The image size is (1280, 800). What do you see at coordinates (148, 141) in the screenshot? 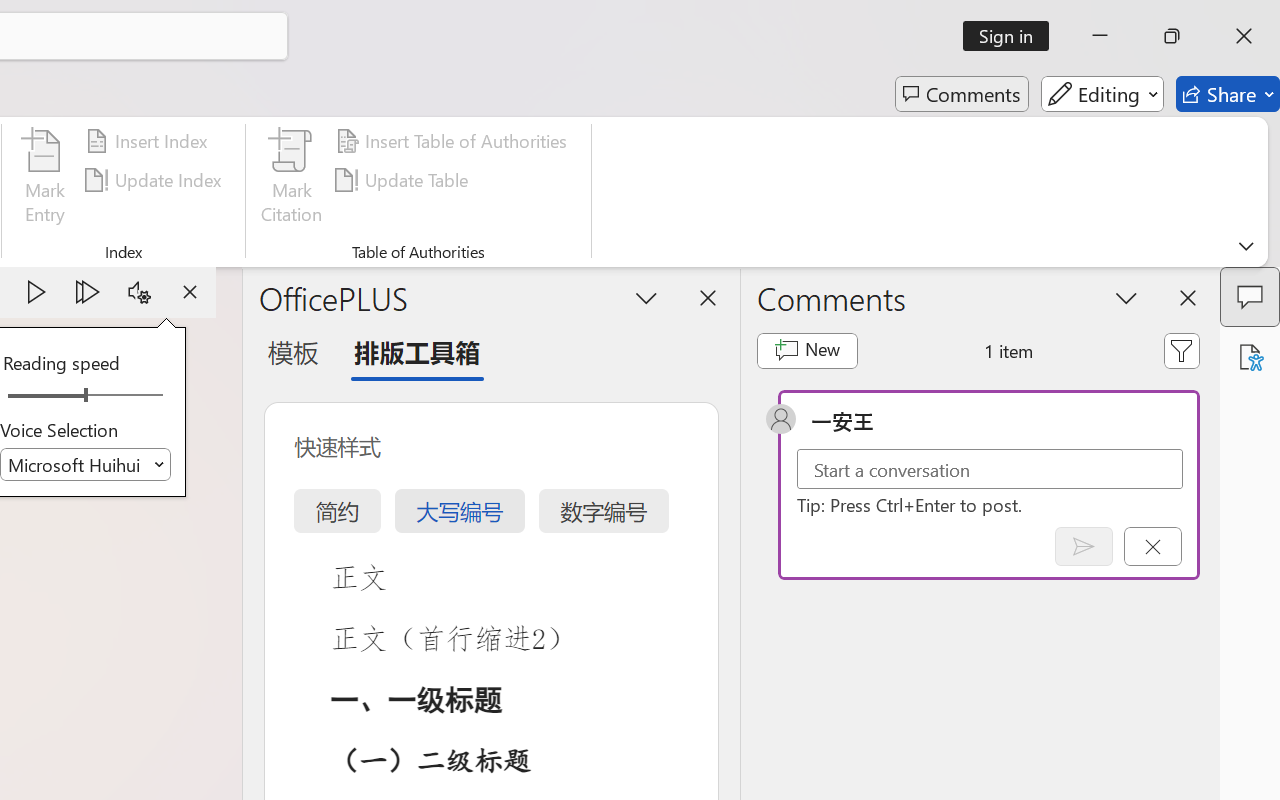
I see `'Insert Index...'` at bounding box center [148, 141].